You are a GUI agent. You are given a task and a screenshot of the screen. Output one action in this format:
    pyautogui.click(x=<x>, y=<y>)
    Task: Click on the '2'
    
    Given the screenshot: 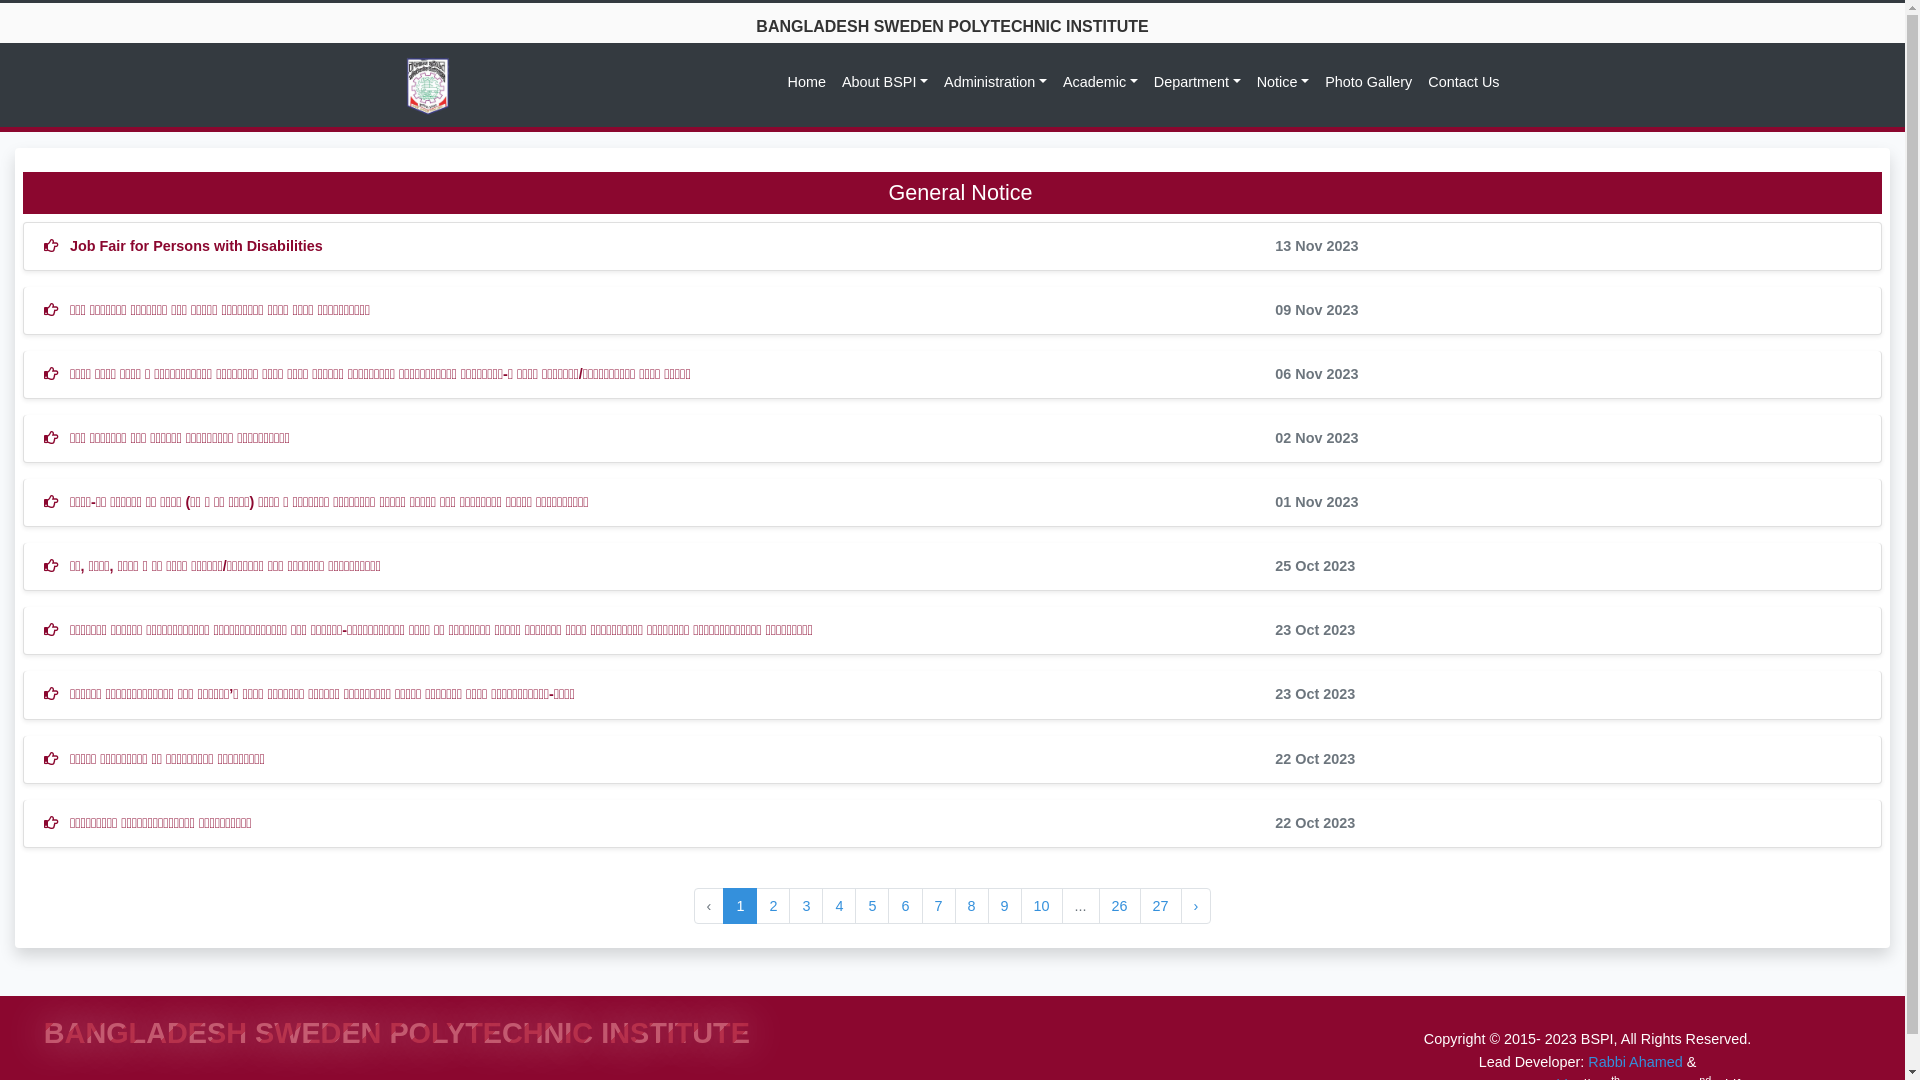 What is the action you would take?
    pyautogui.click(x=771, y=906)
    